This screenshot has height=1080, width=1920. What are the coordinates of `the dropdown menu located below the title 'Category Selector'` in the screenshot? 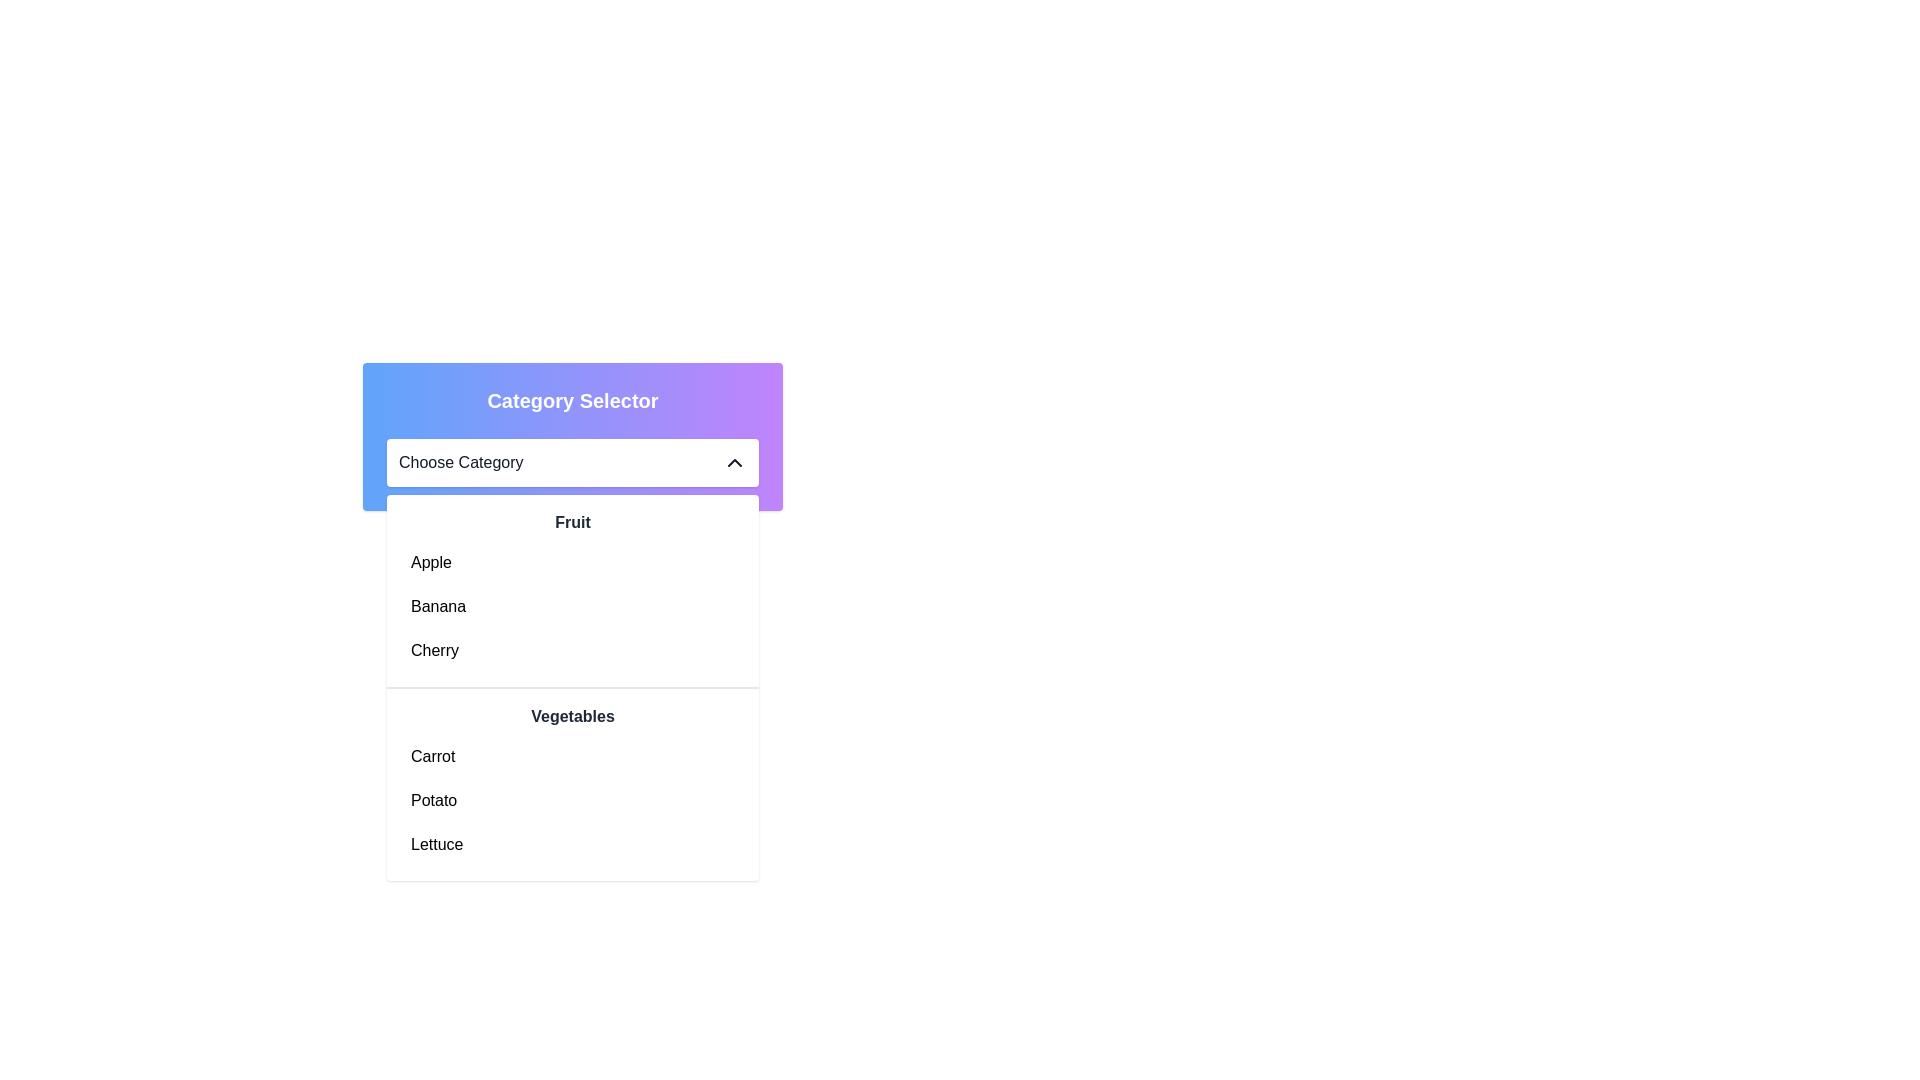 It's located at (571, 462).